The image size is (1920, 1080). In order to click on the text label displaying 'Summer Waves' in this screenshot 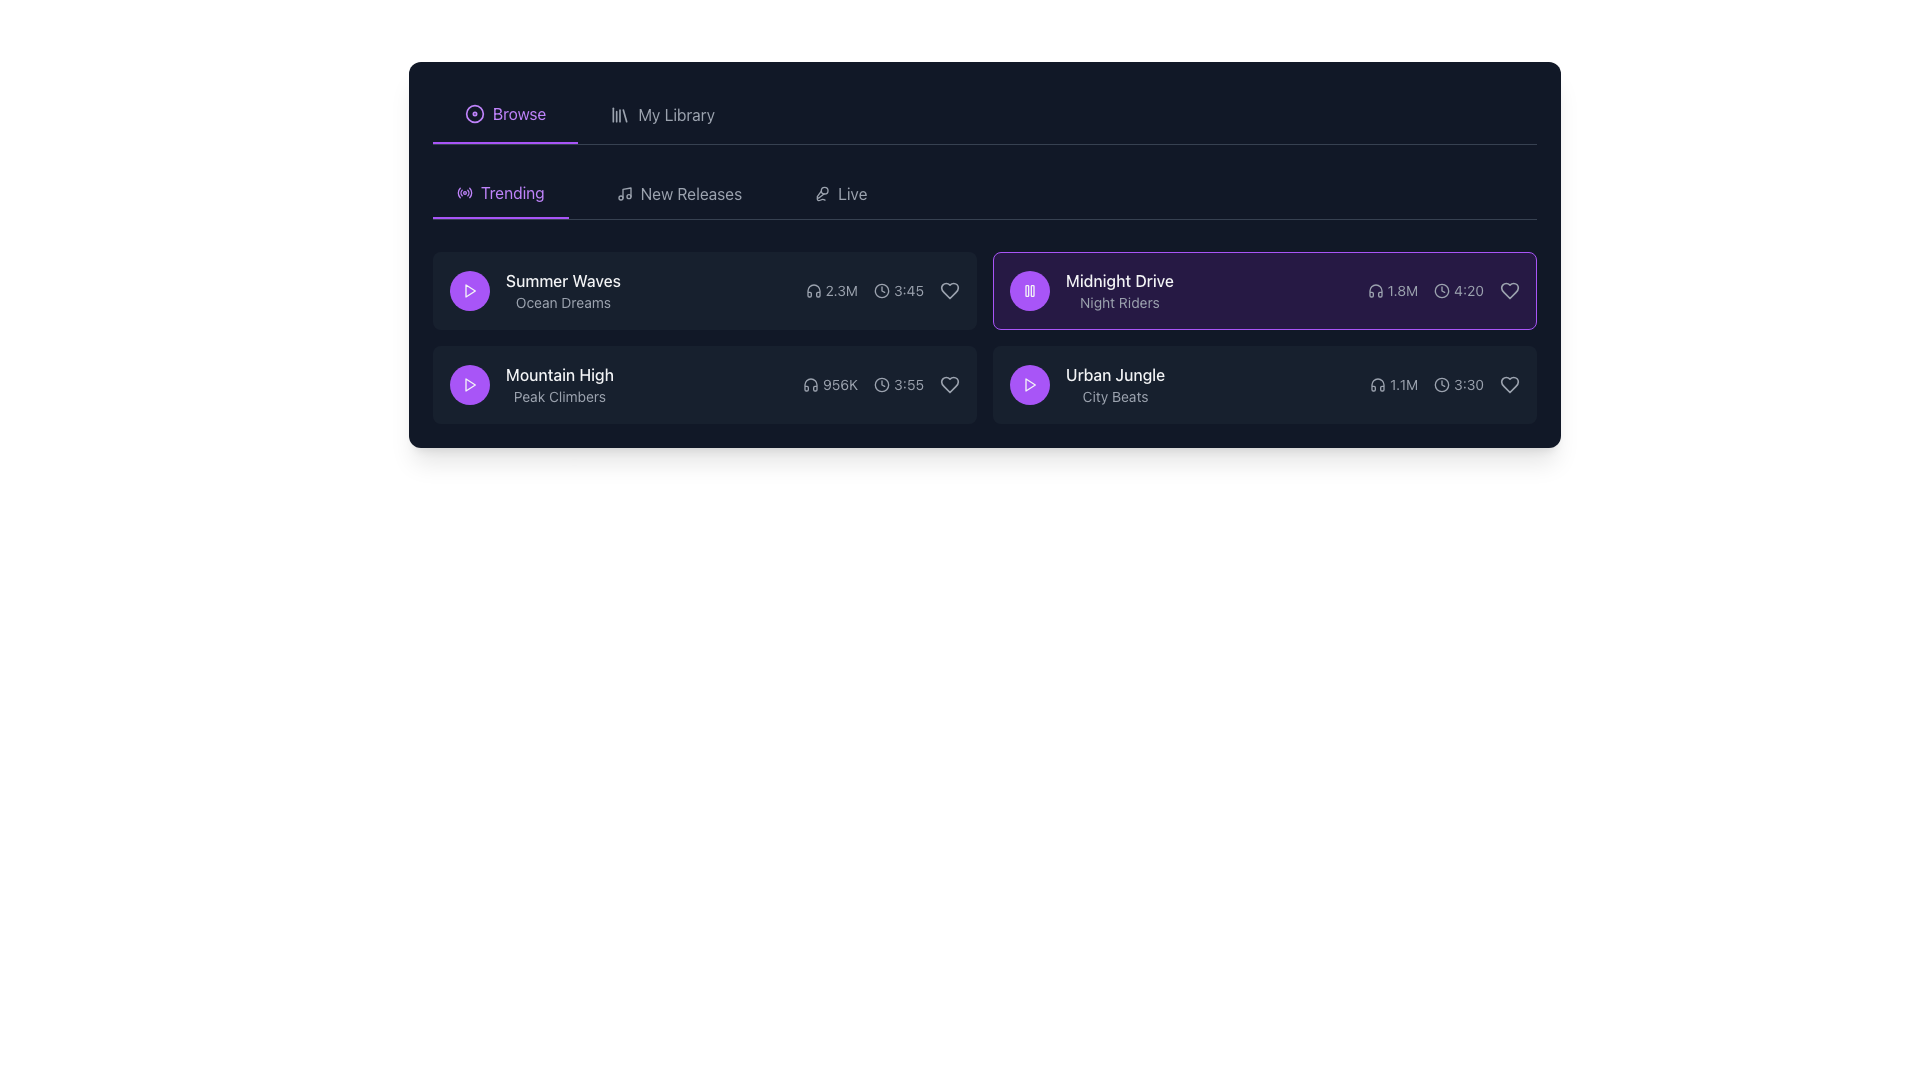, I will do `click(562, 281)`.